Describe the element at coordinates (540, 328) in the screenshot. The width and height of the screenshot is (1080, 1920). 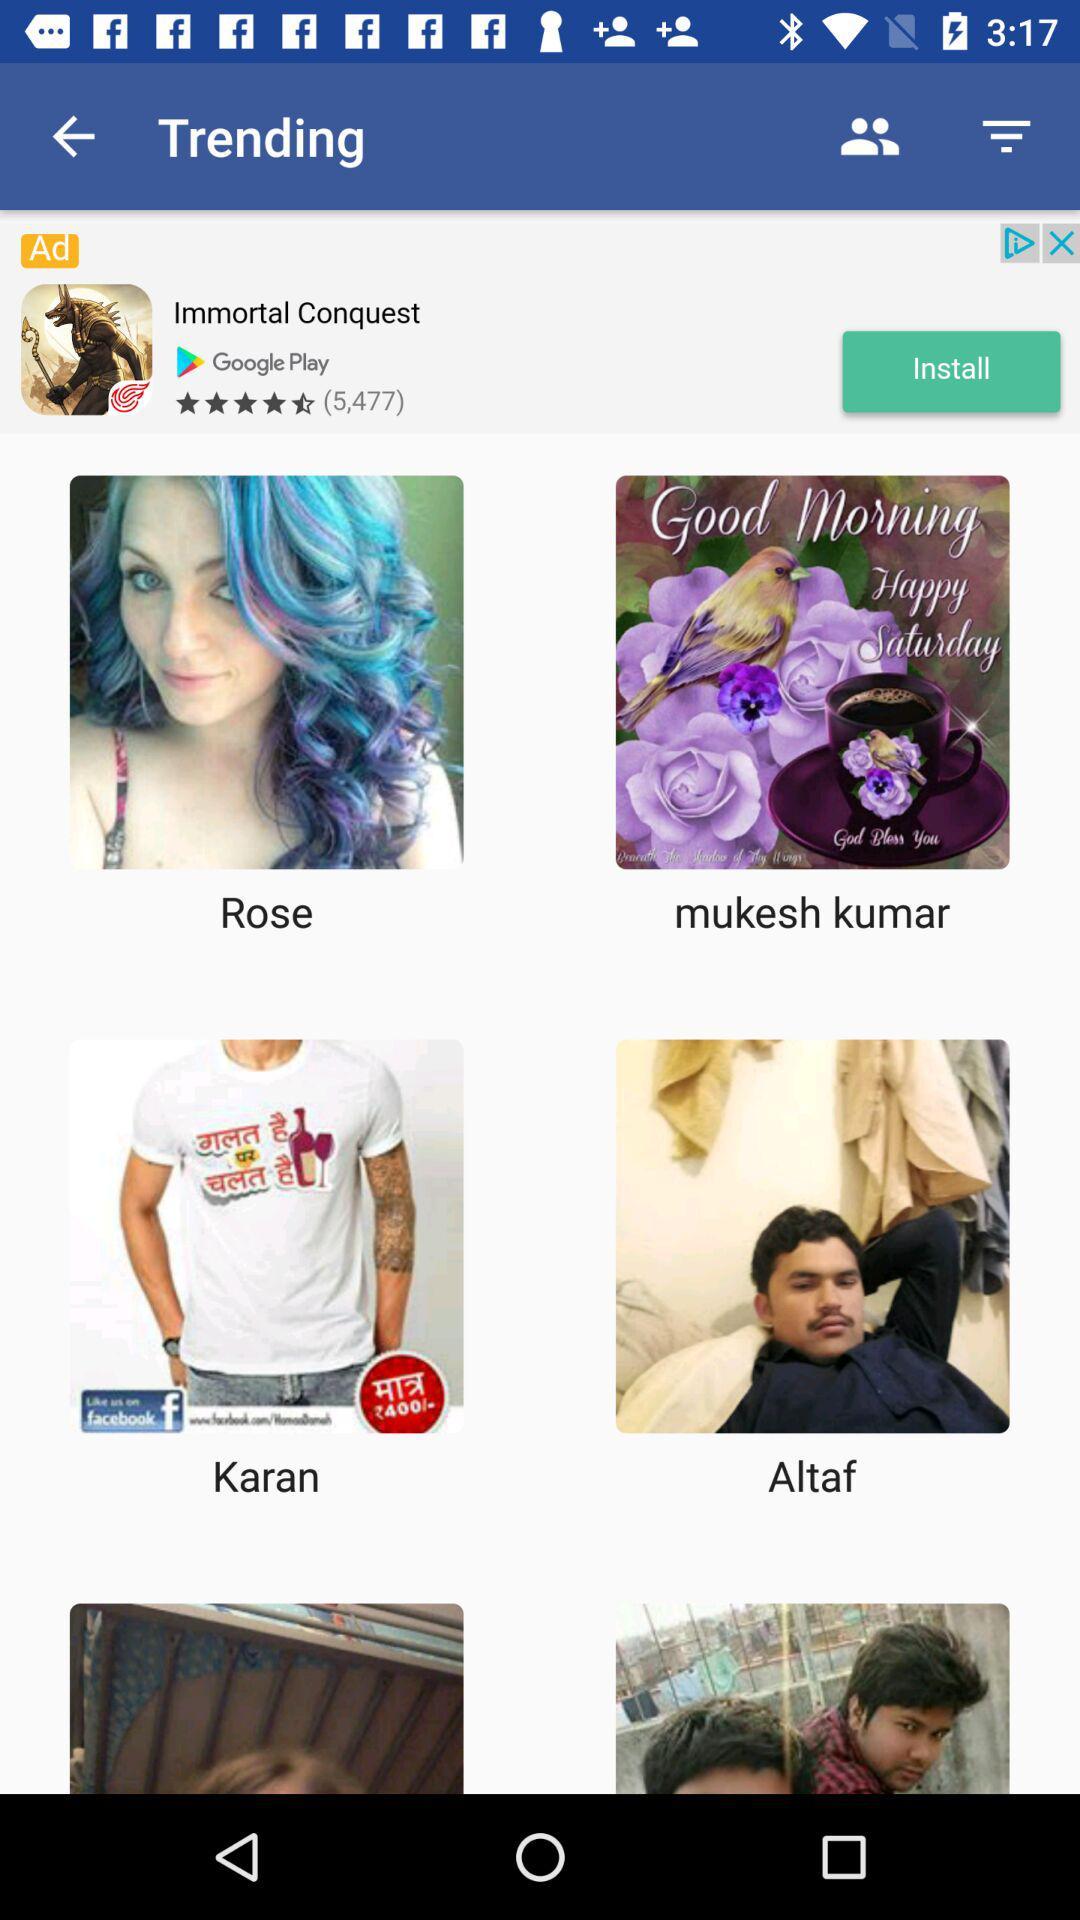
I see `other adds we close it or install it` at that location.